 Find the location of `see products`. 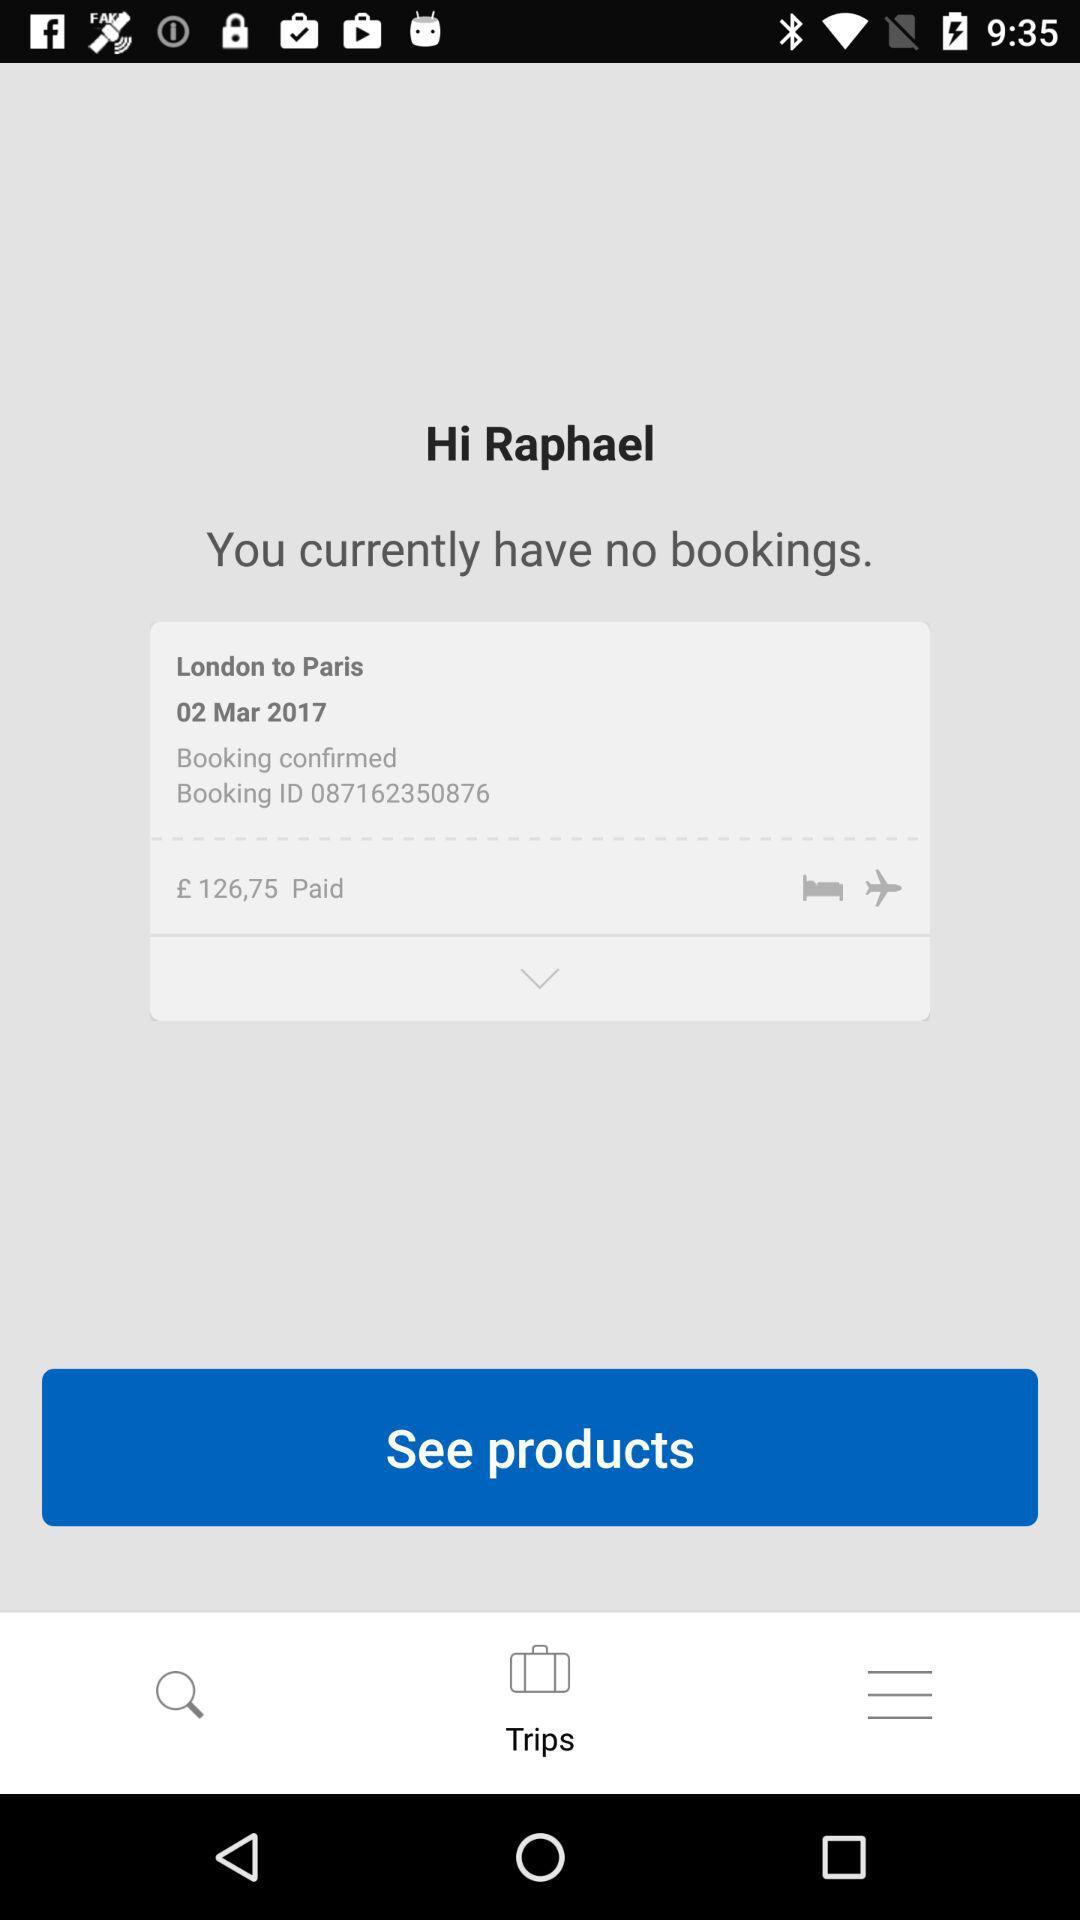

see products is located at coordinates (540, 1447).